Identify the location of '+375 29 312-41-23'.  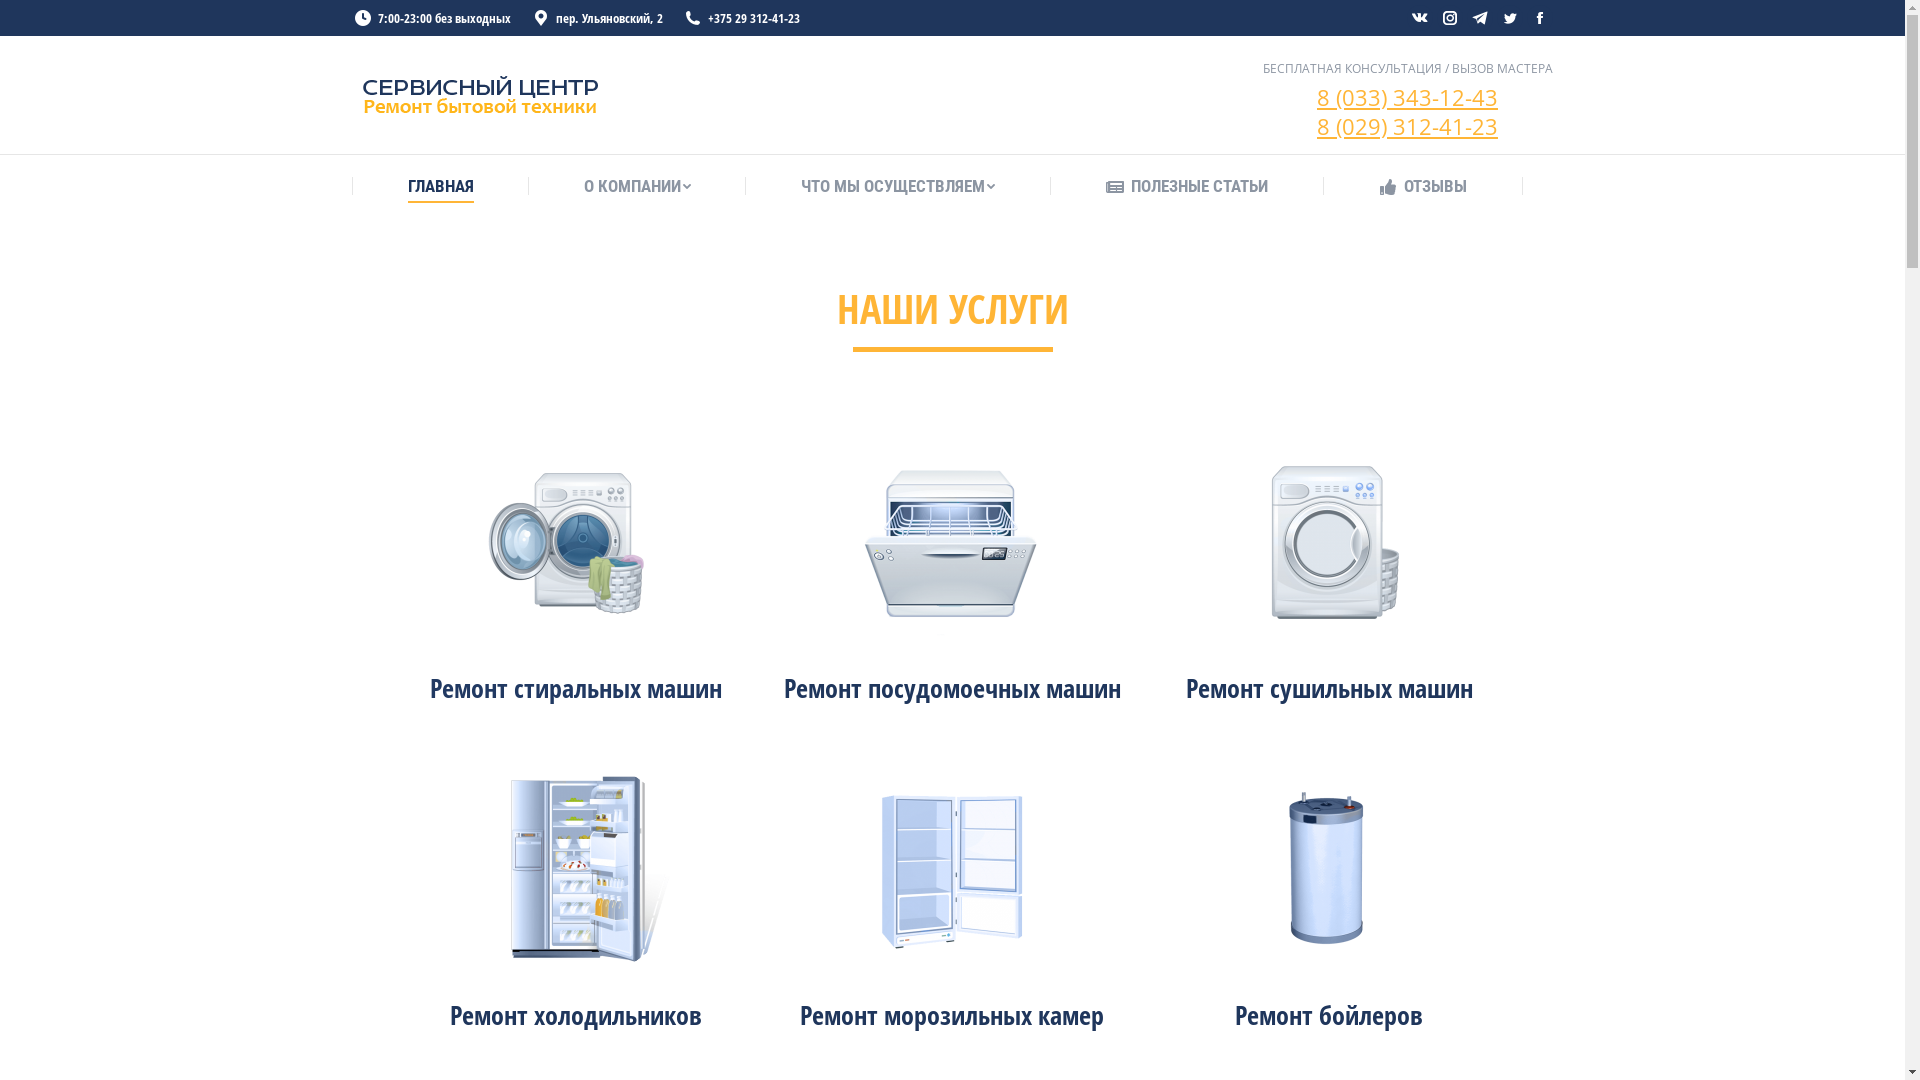
(739, 17).